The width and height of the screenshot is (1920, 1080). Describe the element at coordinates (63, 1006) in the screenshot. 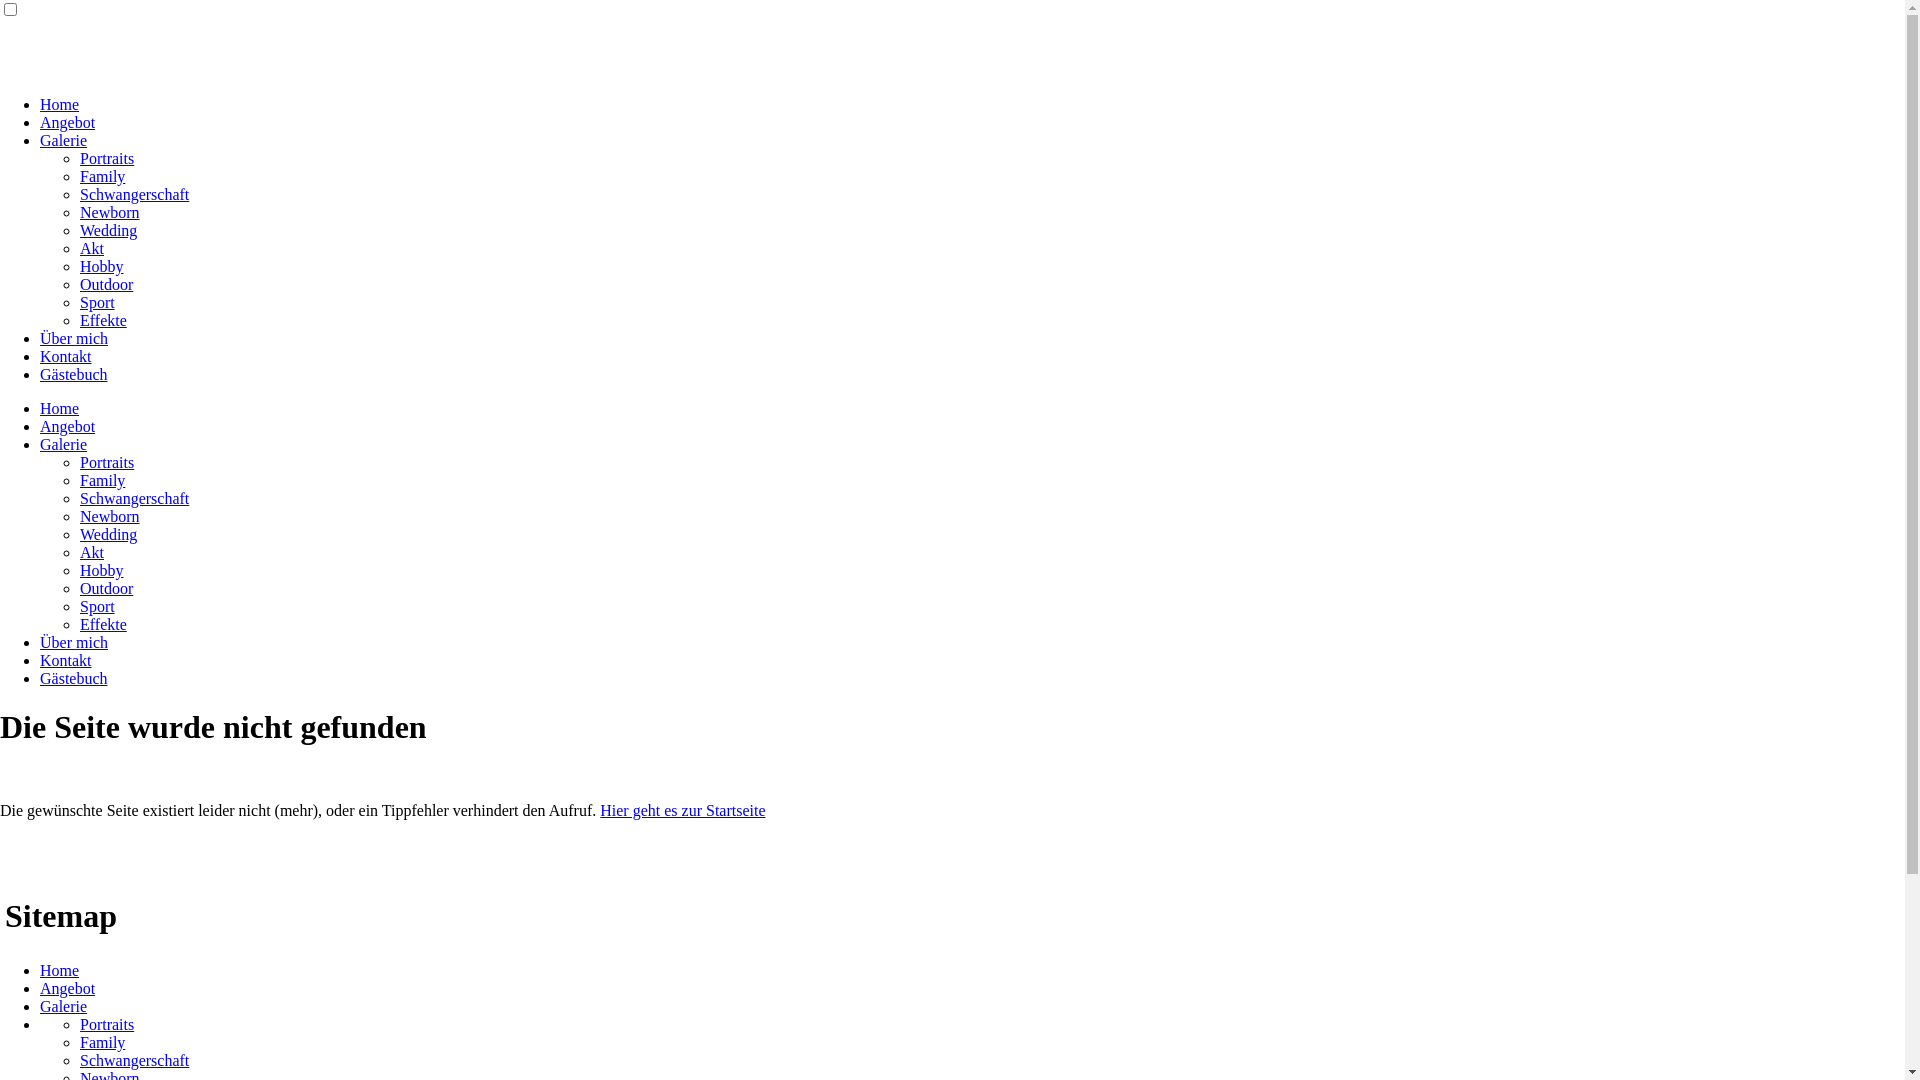

I see `'Galerie'` at that location.